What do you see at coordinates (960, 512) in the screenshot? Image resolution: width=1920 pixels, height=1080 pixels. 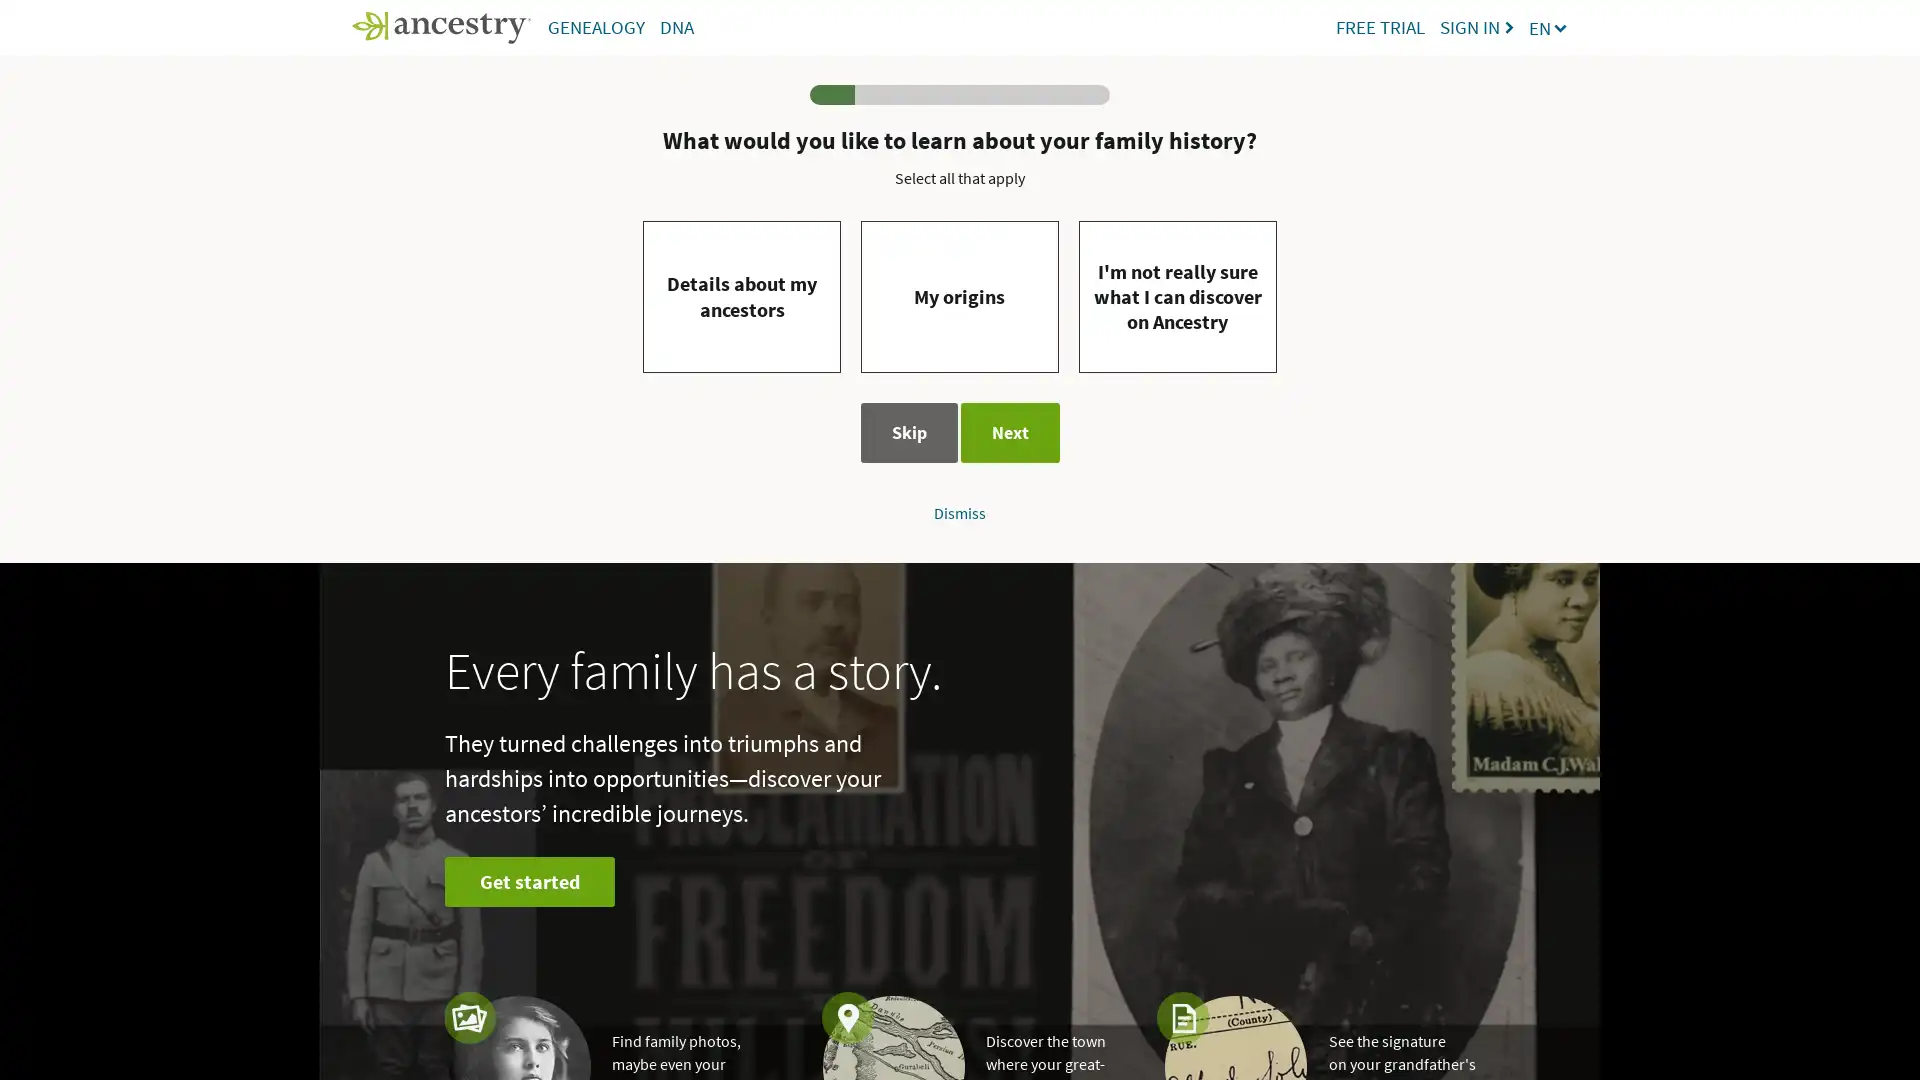 I see `Dismiss` at bounding box center [960, 512].